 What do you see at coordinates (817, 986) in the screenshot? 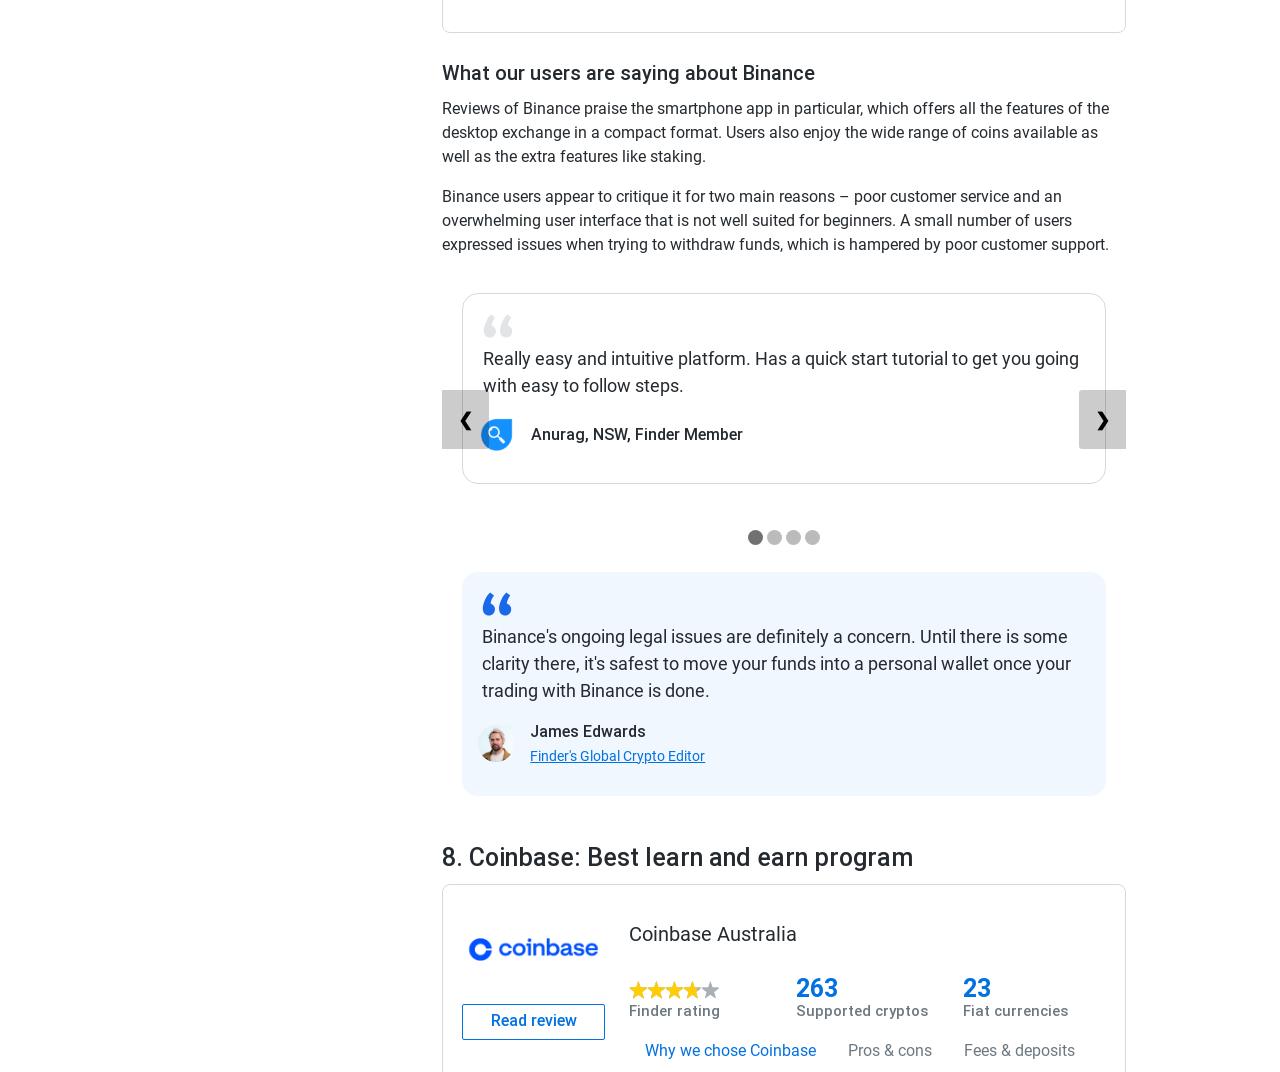
I see `'263'` at bounding box center [817, 986].